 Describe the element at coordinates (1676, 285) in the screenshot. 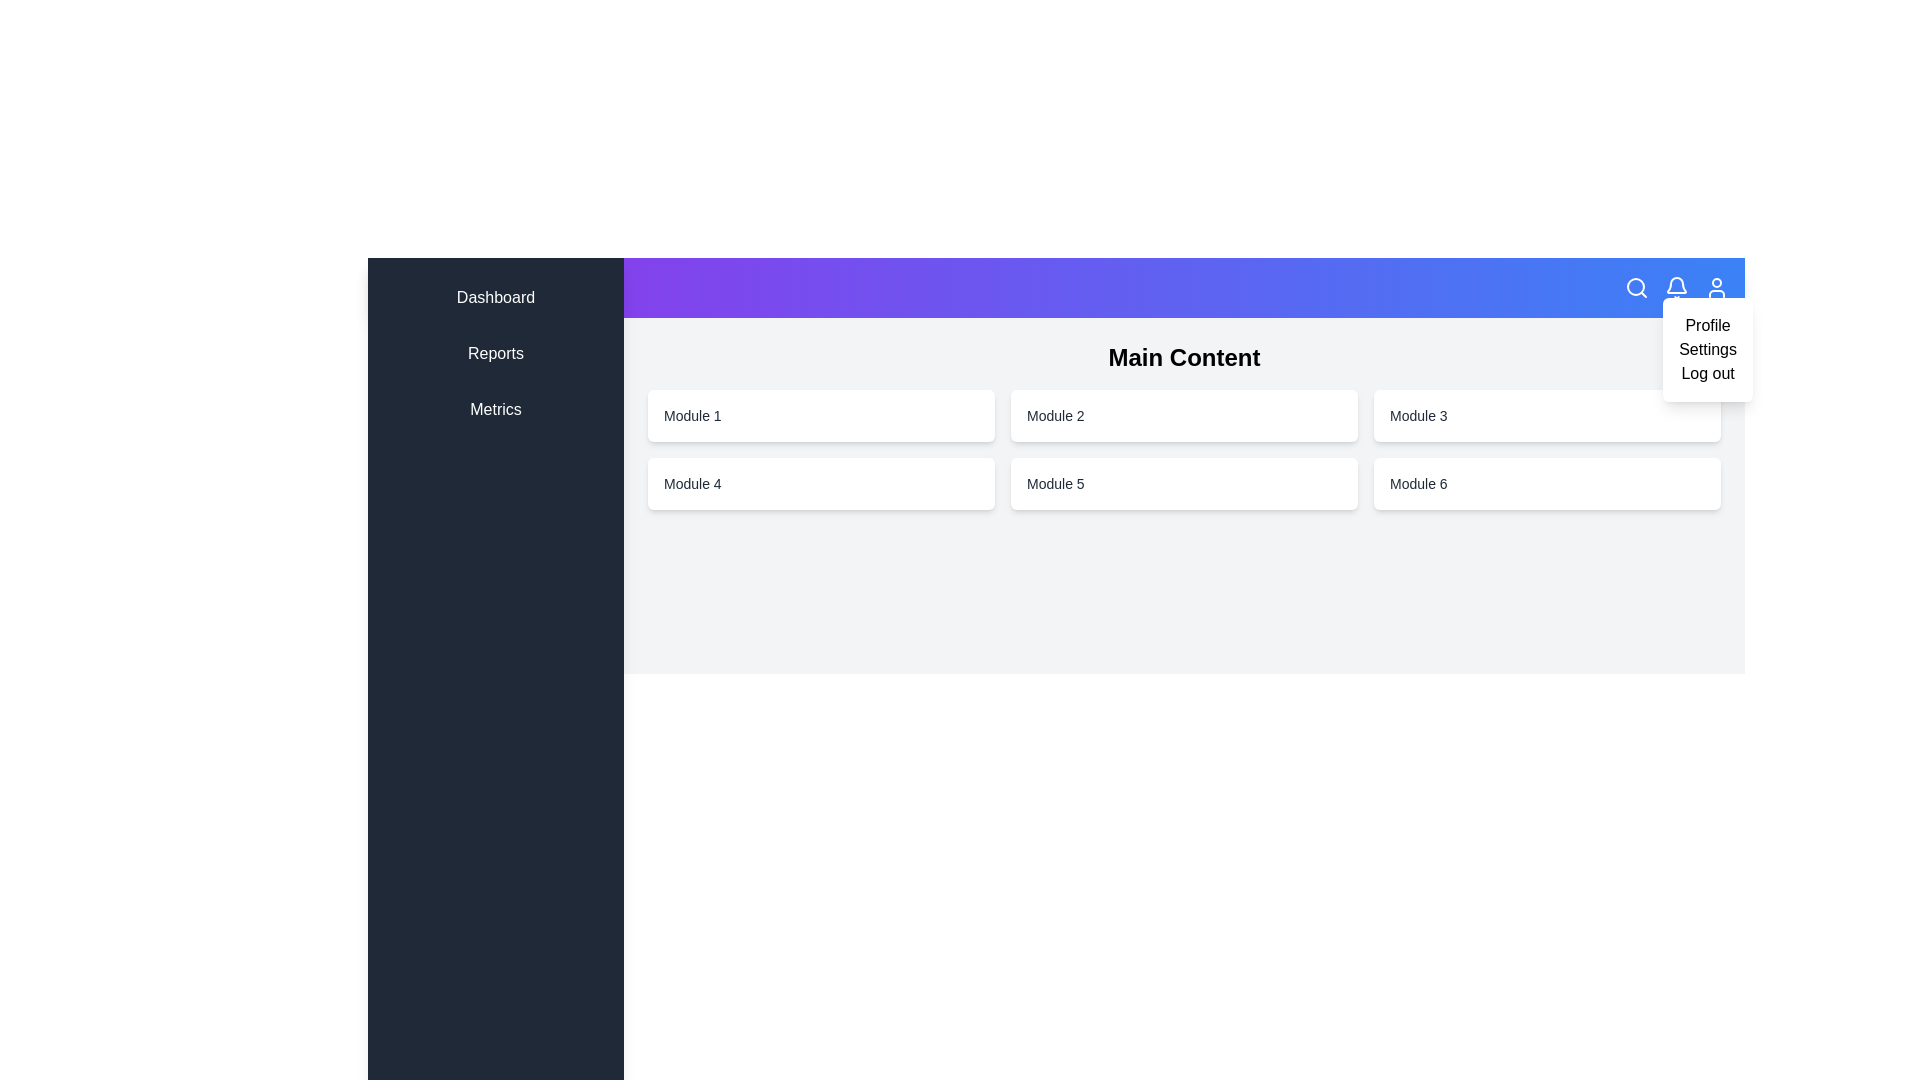

I see `the notification icon, which is a curved triangular shape outline resembling a bell, located in the top-right section of the interface, before the user profile icon` at that location.